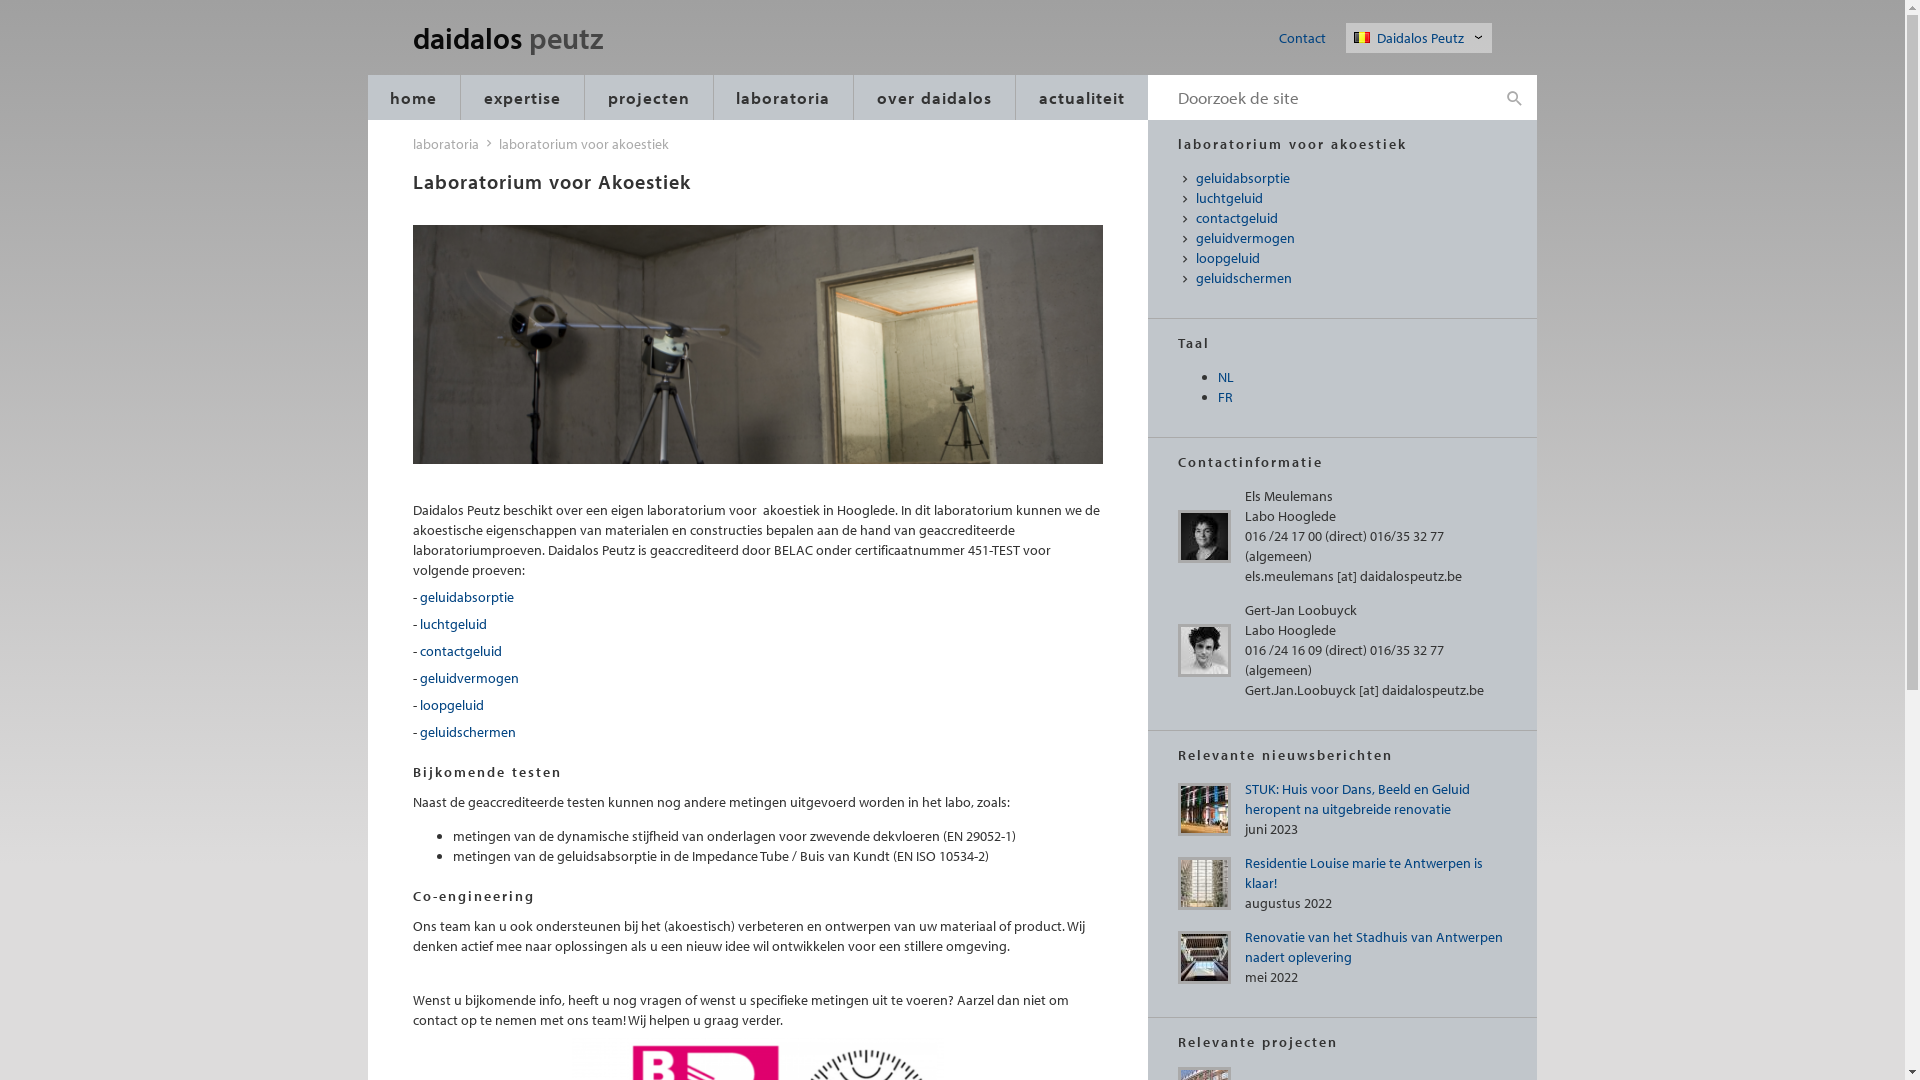 Image resolution: width=1920 pixels, height=1080 pixels. Describe the element at coordinates (522, 97) in the screenshot. I see `'expertise'` at that location.